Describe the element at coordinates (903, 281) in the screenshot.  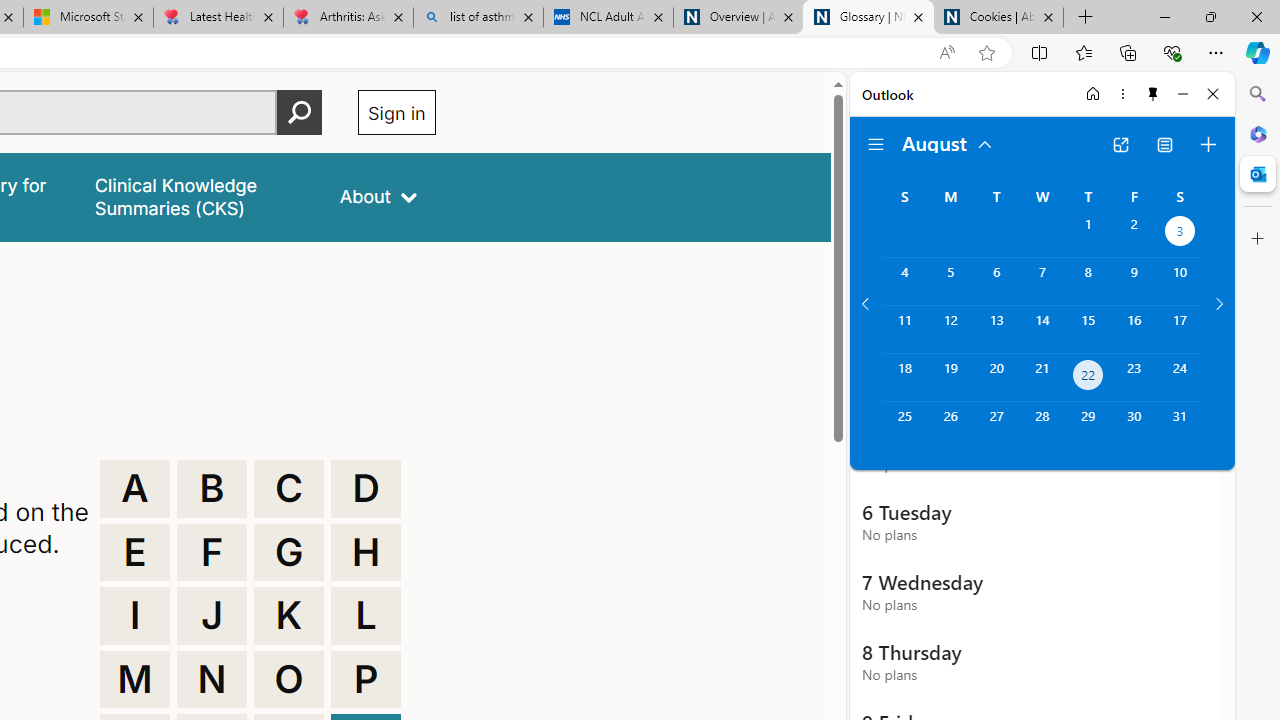
I see `'Sunday, August 4, 2024. '` at that location.